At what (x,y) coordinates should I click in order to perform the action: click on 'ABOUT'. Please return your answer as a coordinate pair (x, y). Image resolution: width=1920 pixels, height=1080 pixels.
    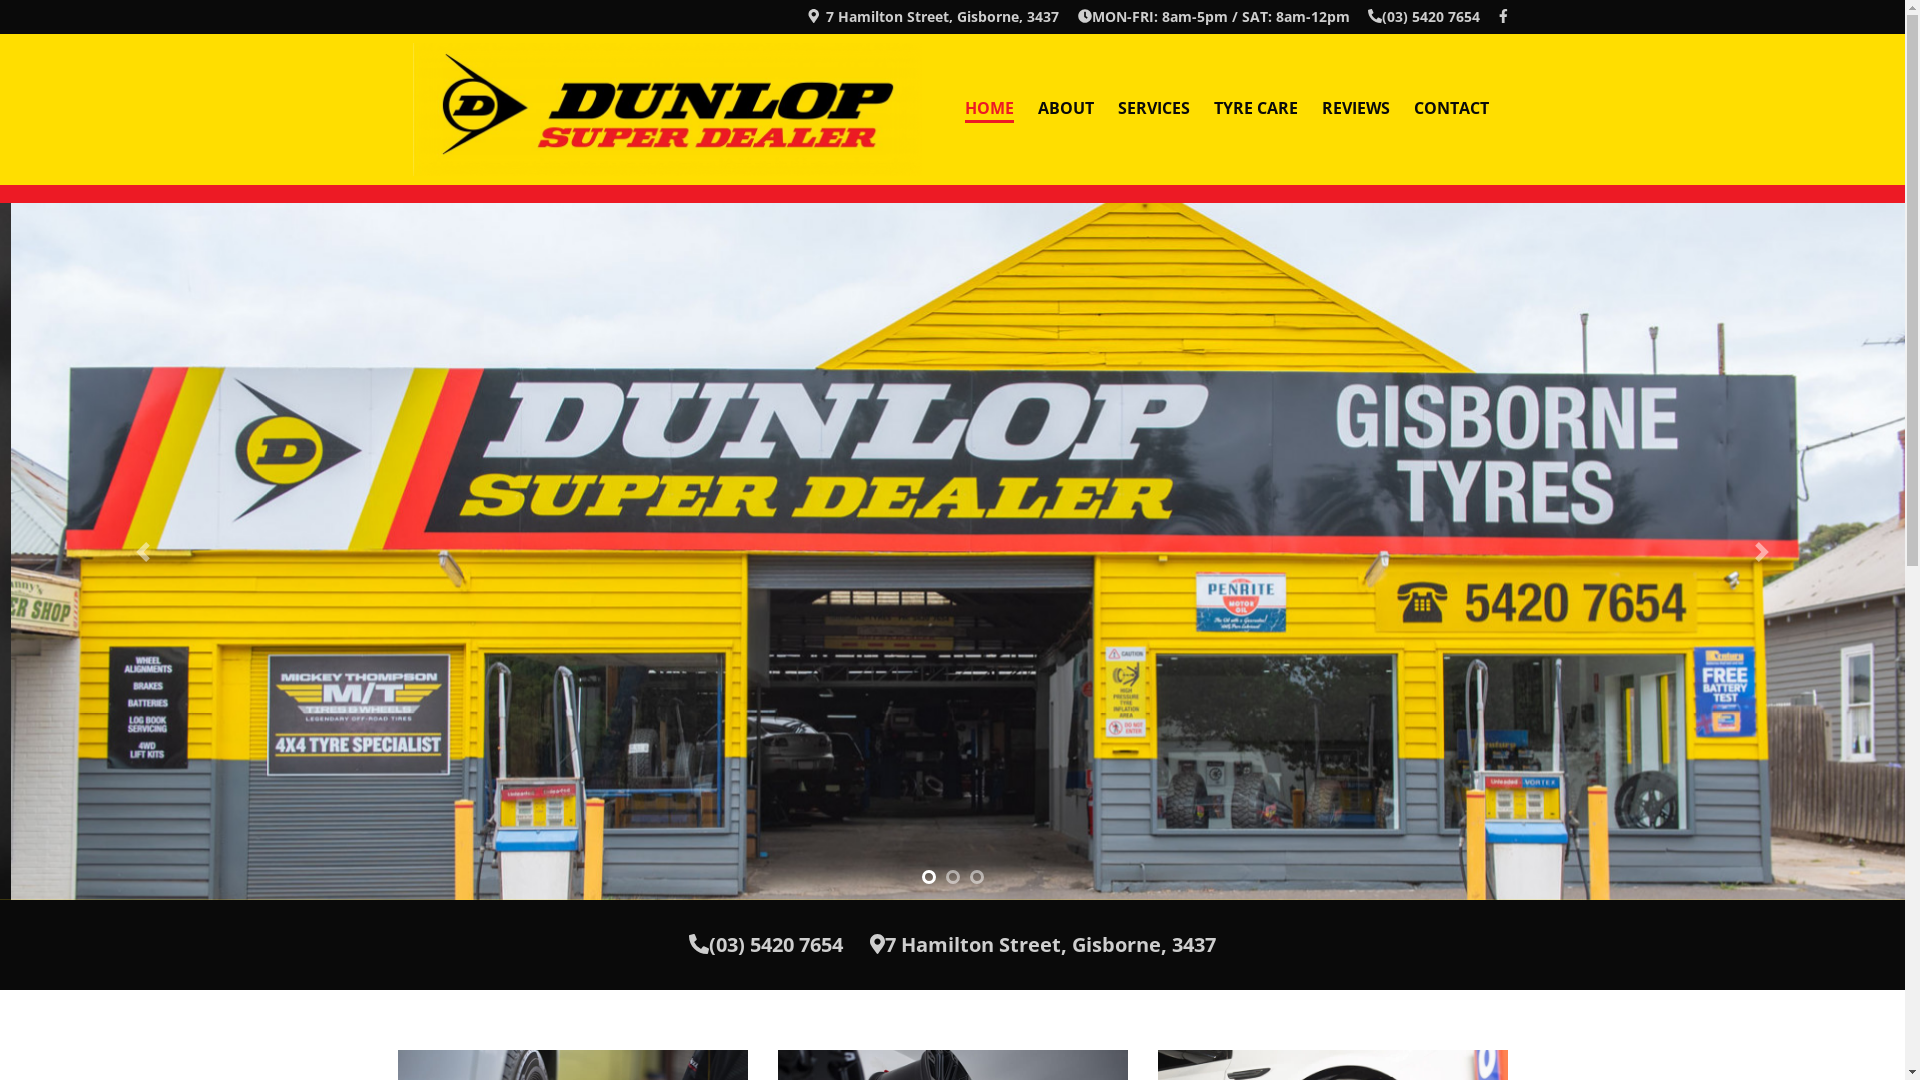
    Looking at the image, I should click on (1064, 109).